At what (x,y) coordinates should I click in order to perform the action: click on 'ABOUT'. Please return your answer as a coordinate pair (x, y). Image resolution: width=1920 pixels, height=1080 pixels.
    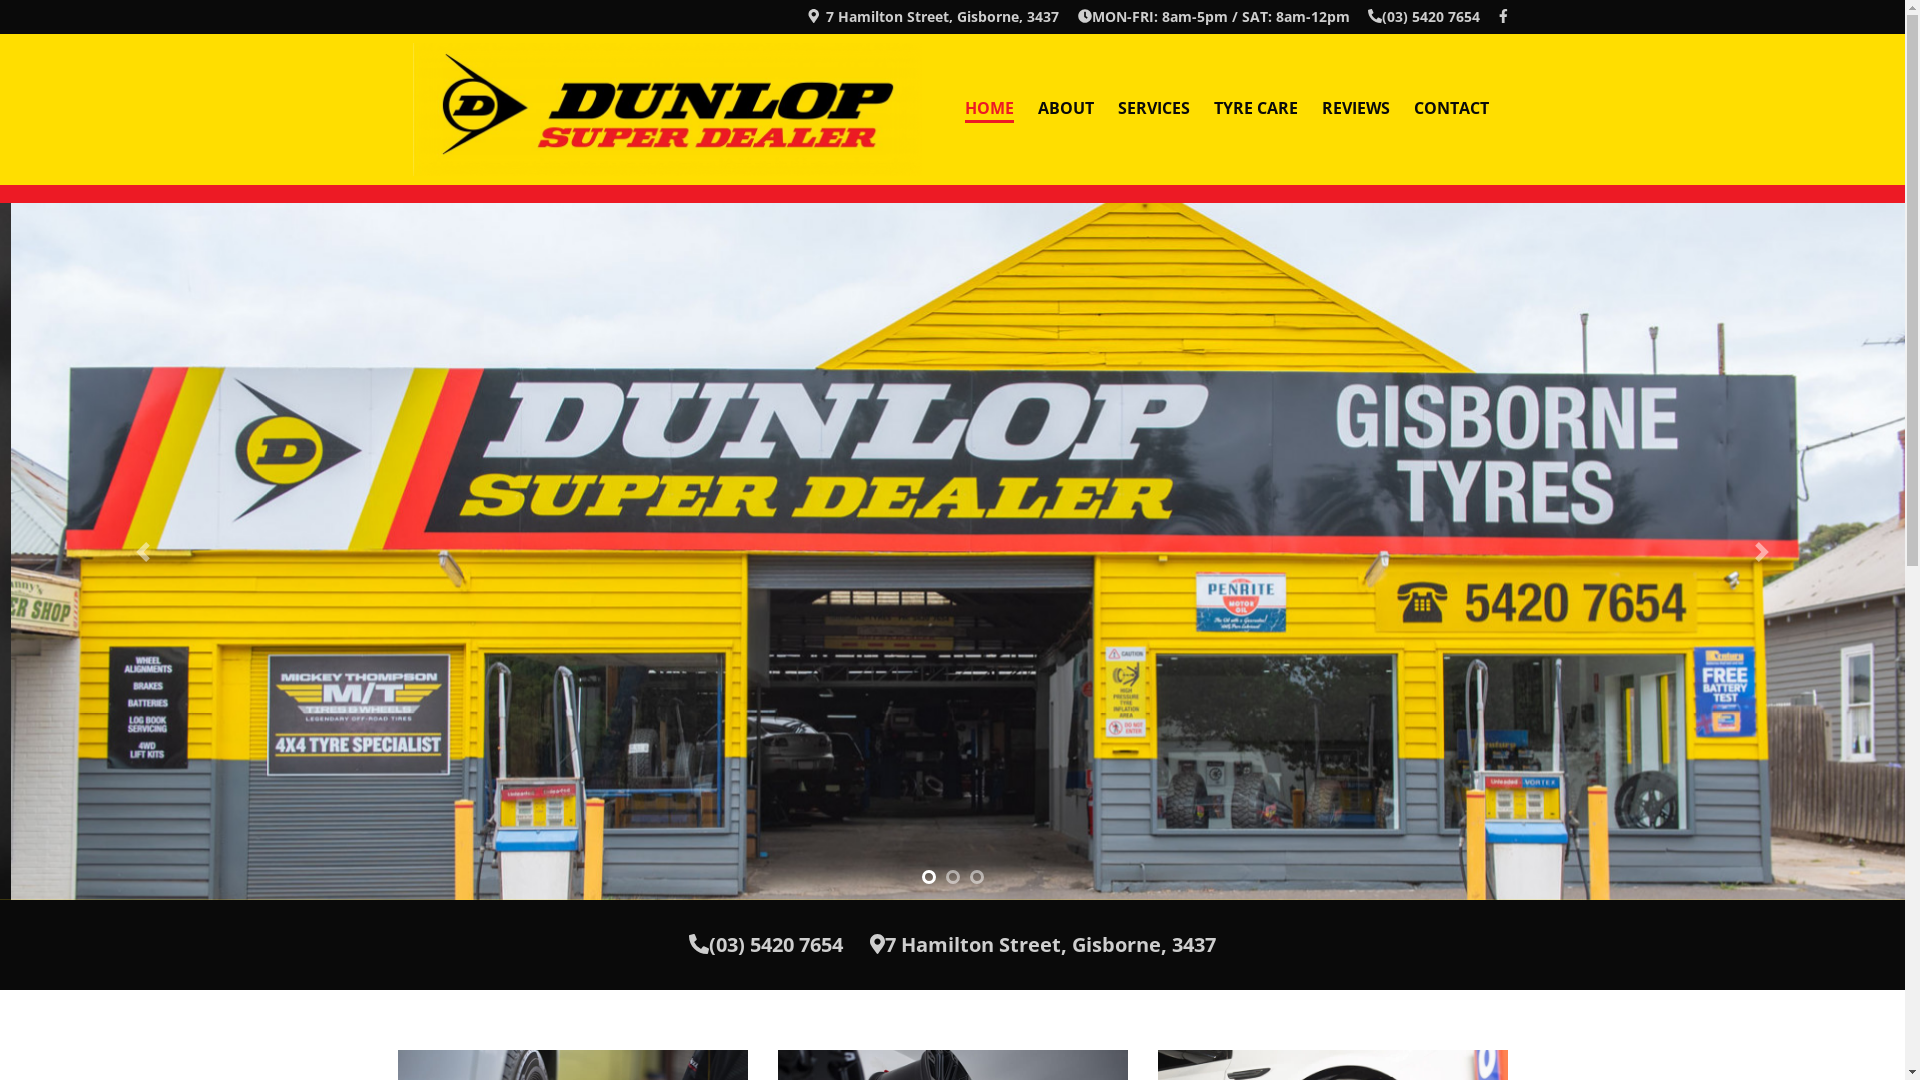
    Looking at the image, I should click on (1064, 109).